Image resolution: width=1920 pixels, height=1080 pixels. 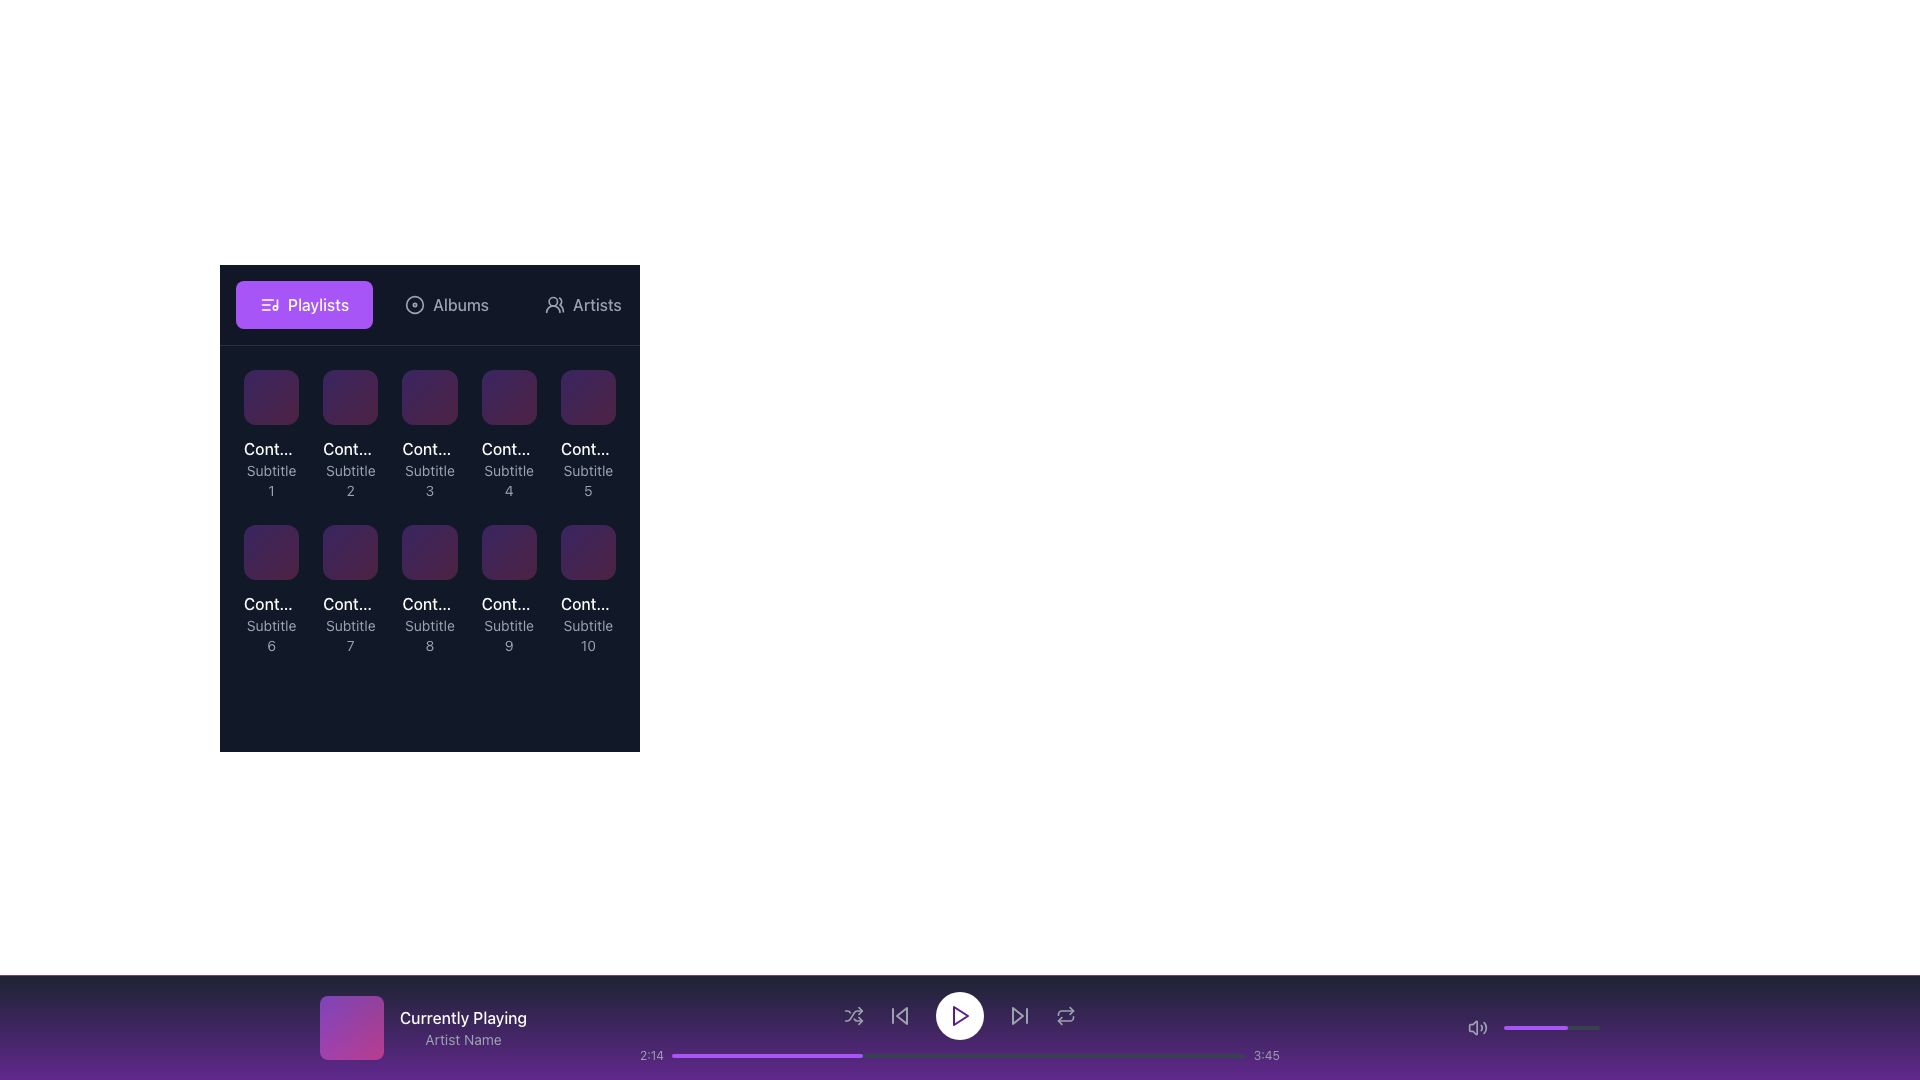 I want to click on the play button located at the center of the bottom control bar, so click(x=960, y=1015).